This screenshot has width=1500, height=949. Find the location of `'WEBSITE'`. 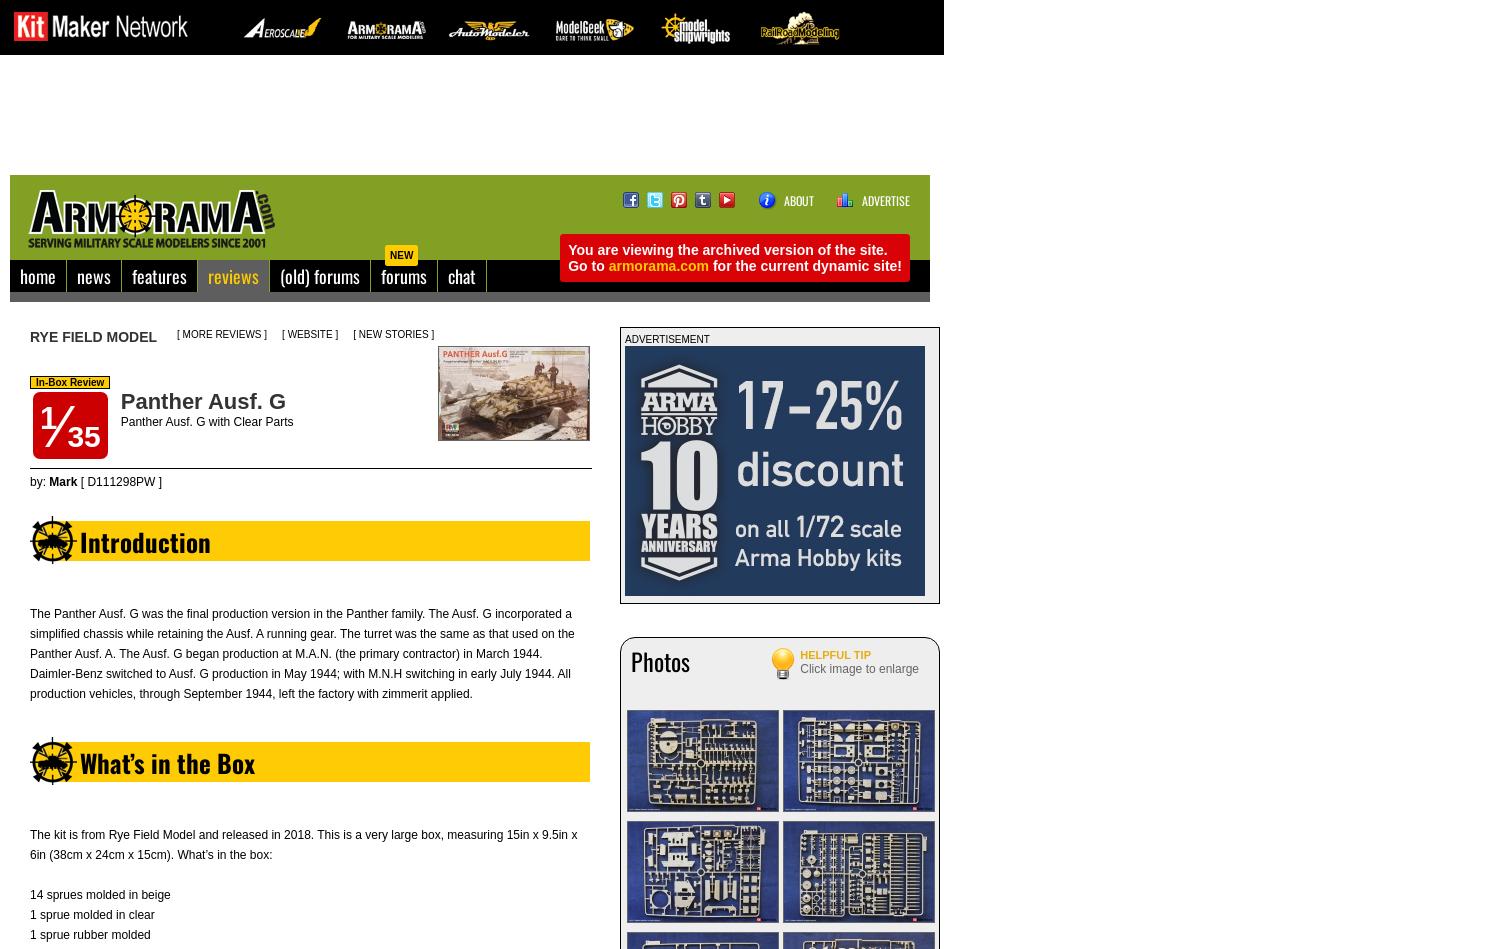

'WEBSITE' is located at coordinates (309, 334).